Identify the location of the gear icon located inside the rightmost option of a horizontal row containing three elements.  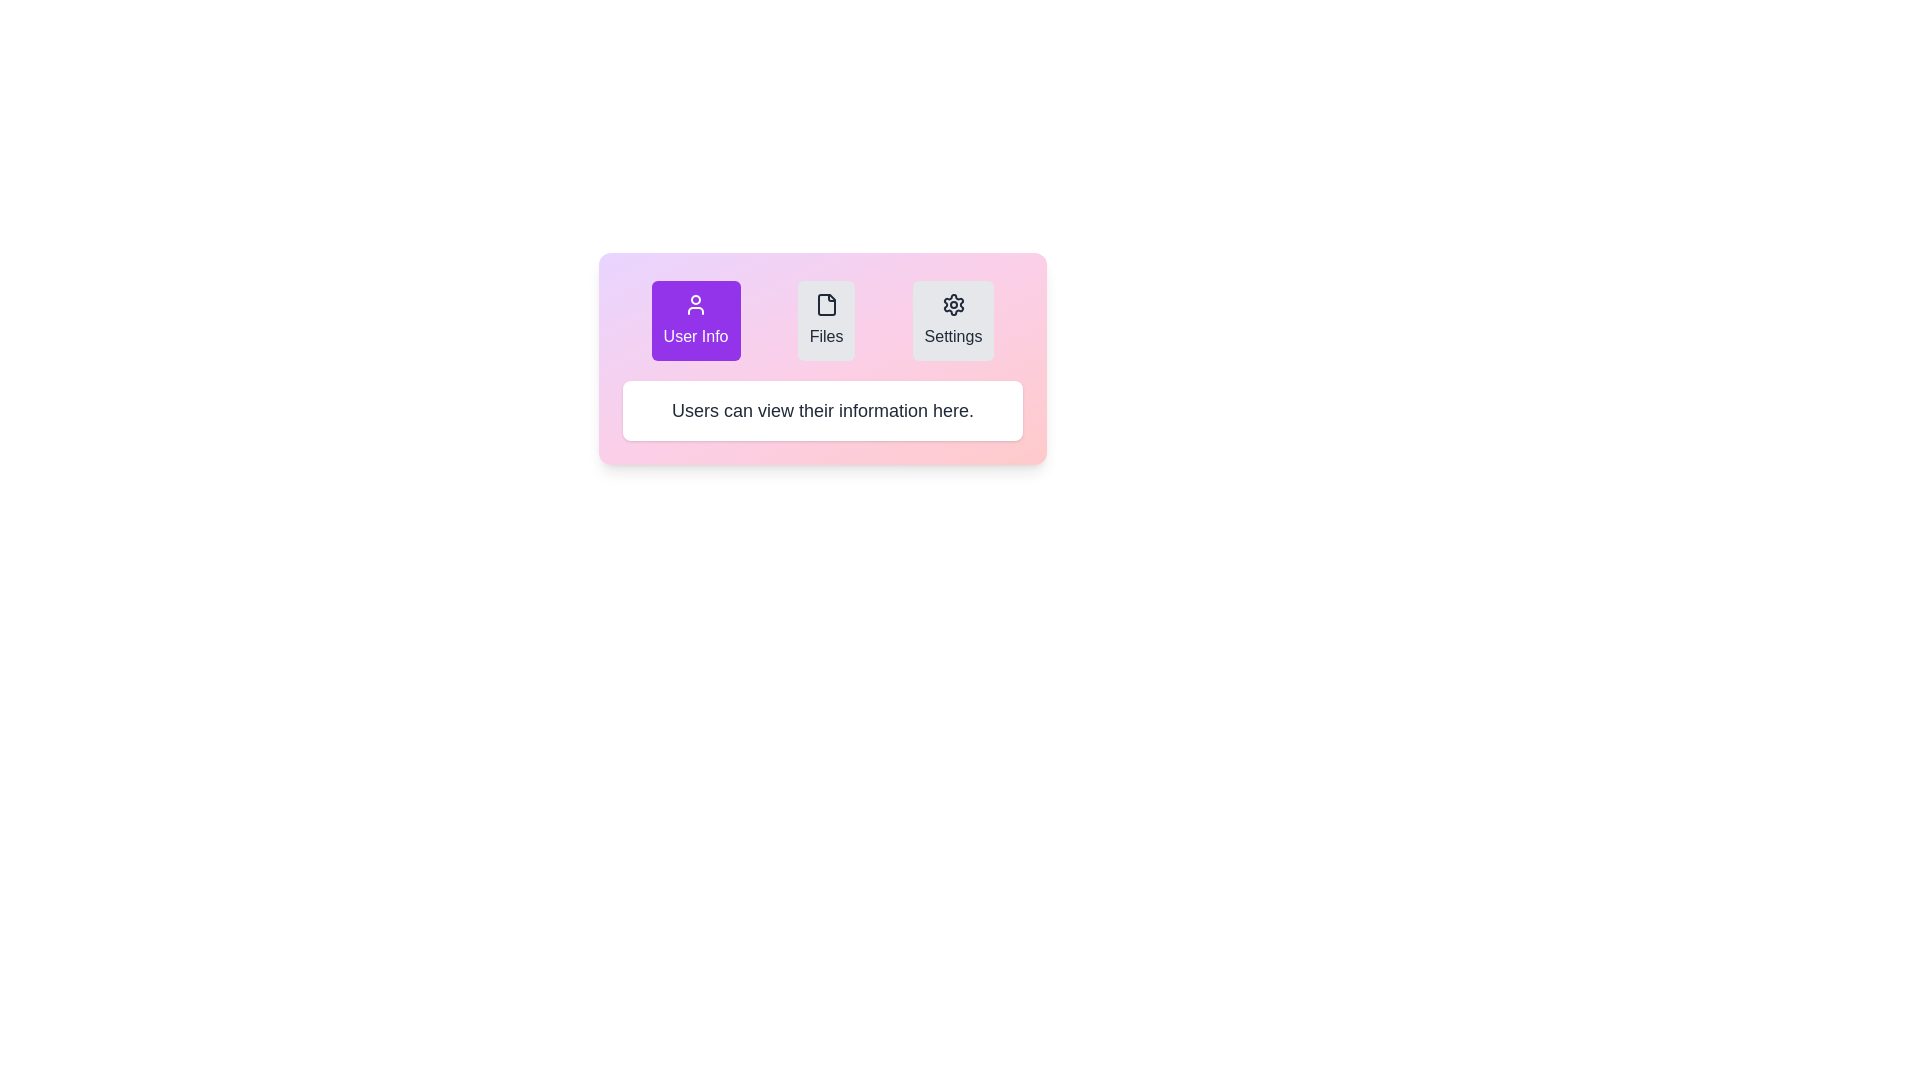
(952, 304).